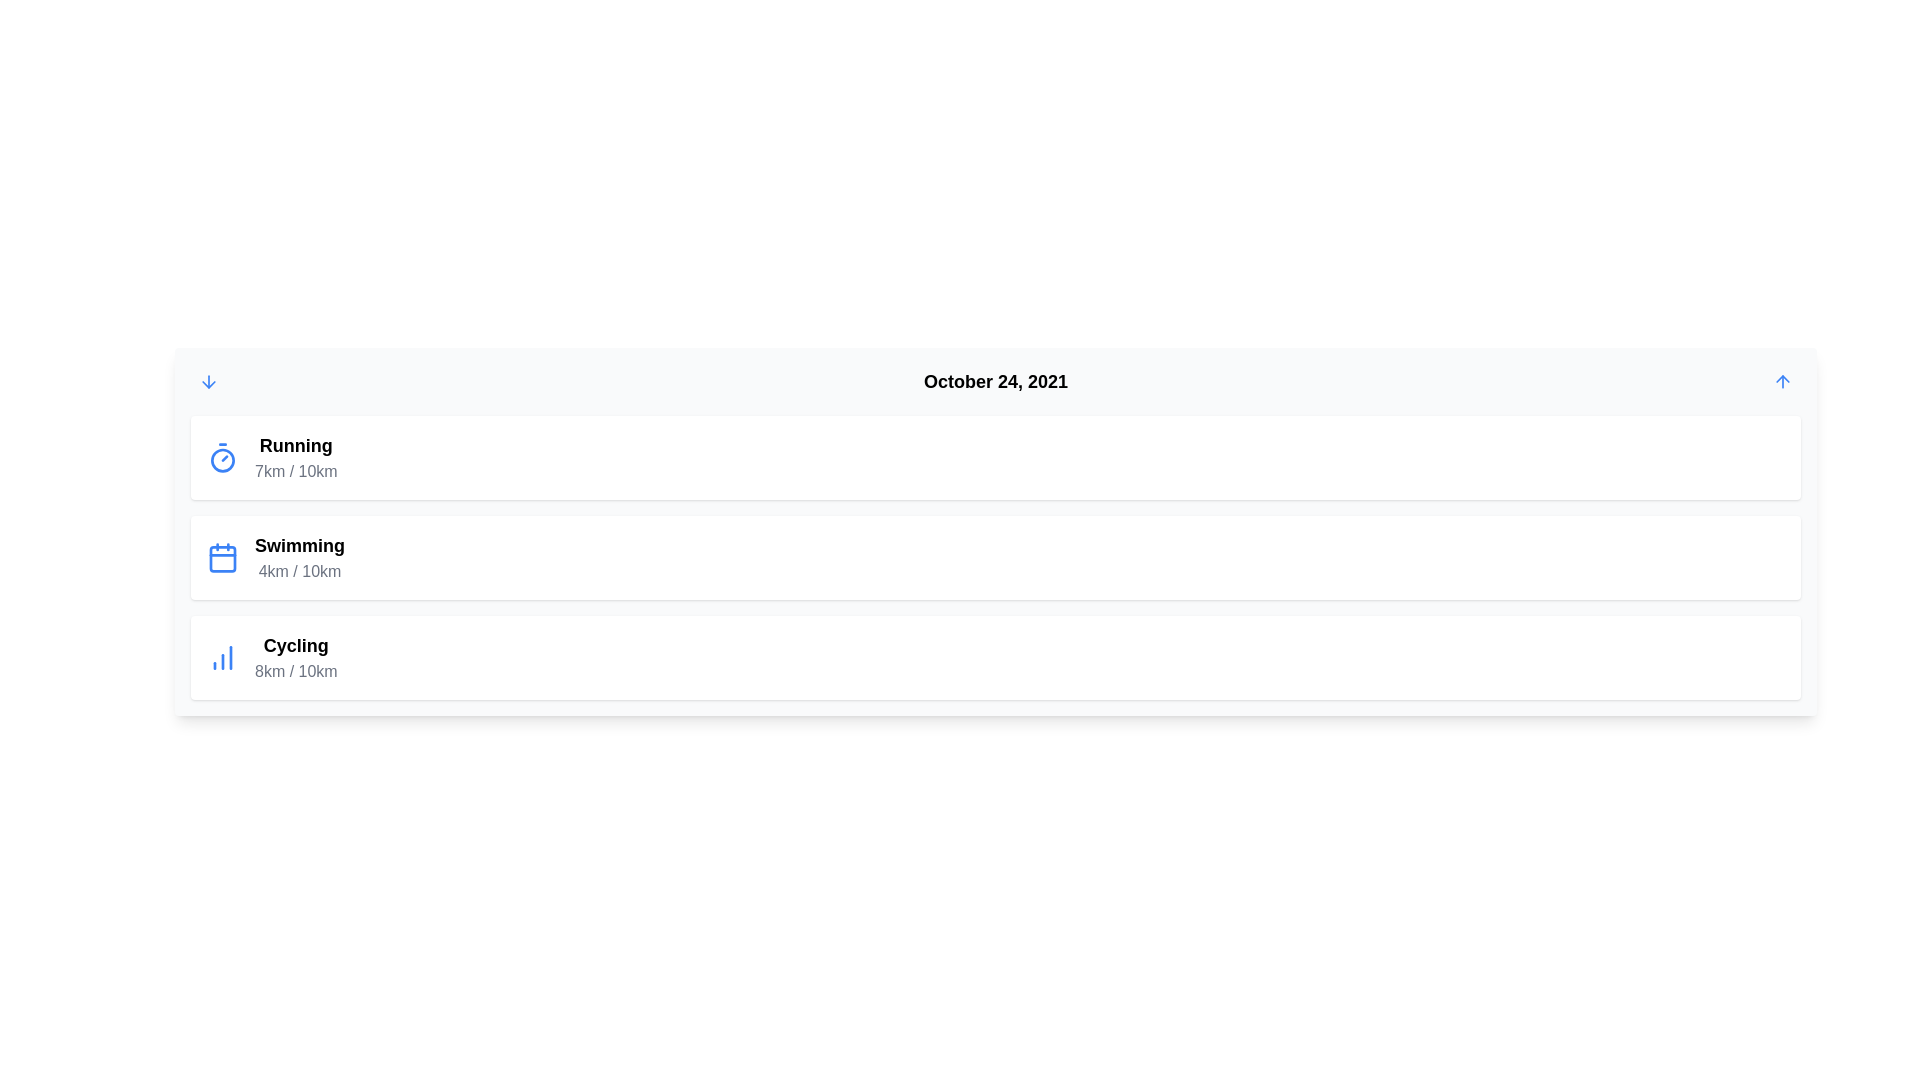  Describe the element at coordinates (222, 658) in the screenshot. I see `the graphical icon representing cycling activity data, located to the left of the text 'Cycling' and '8km / 10km' in the activity card` at that location.